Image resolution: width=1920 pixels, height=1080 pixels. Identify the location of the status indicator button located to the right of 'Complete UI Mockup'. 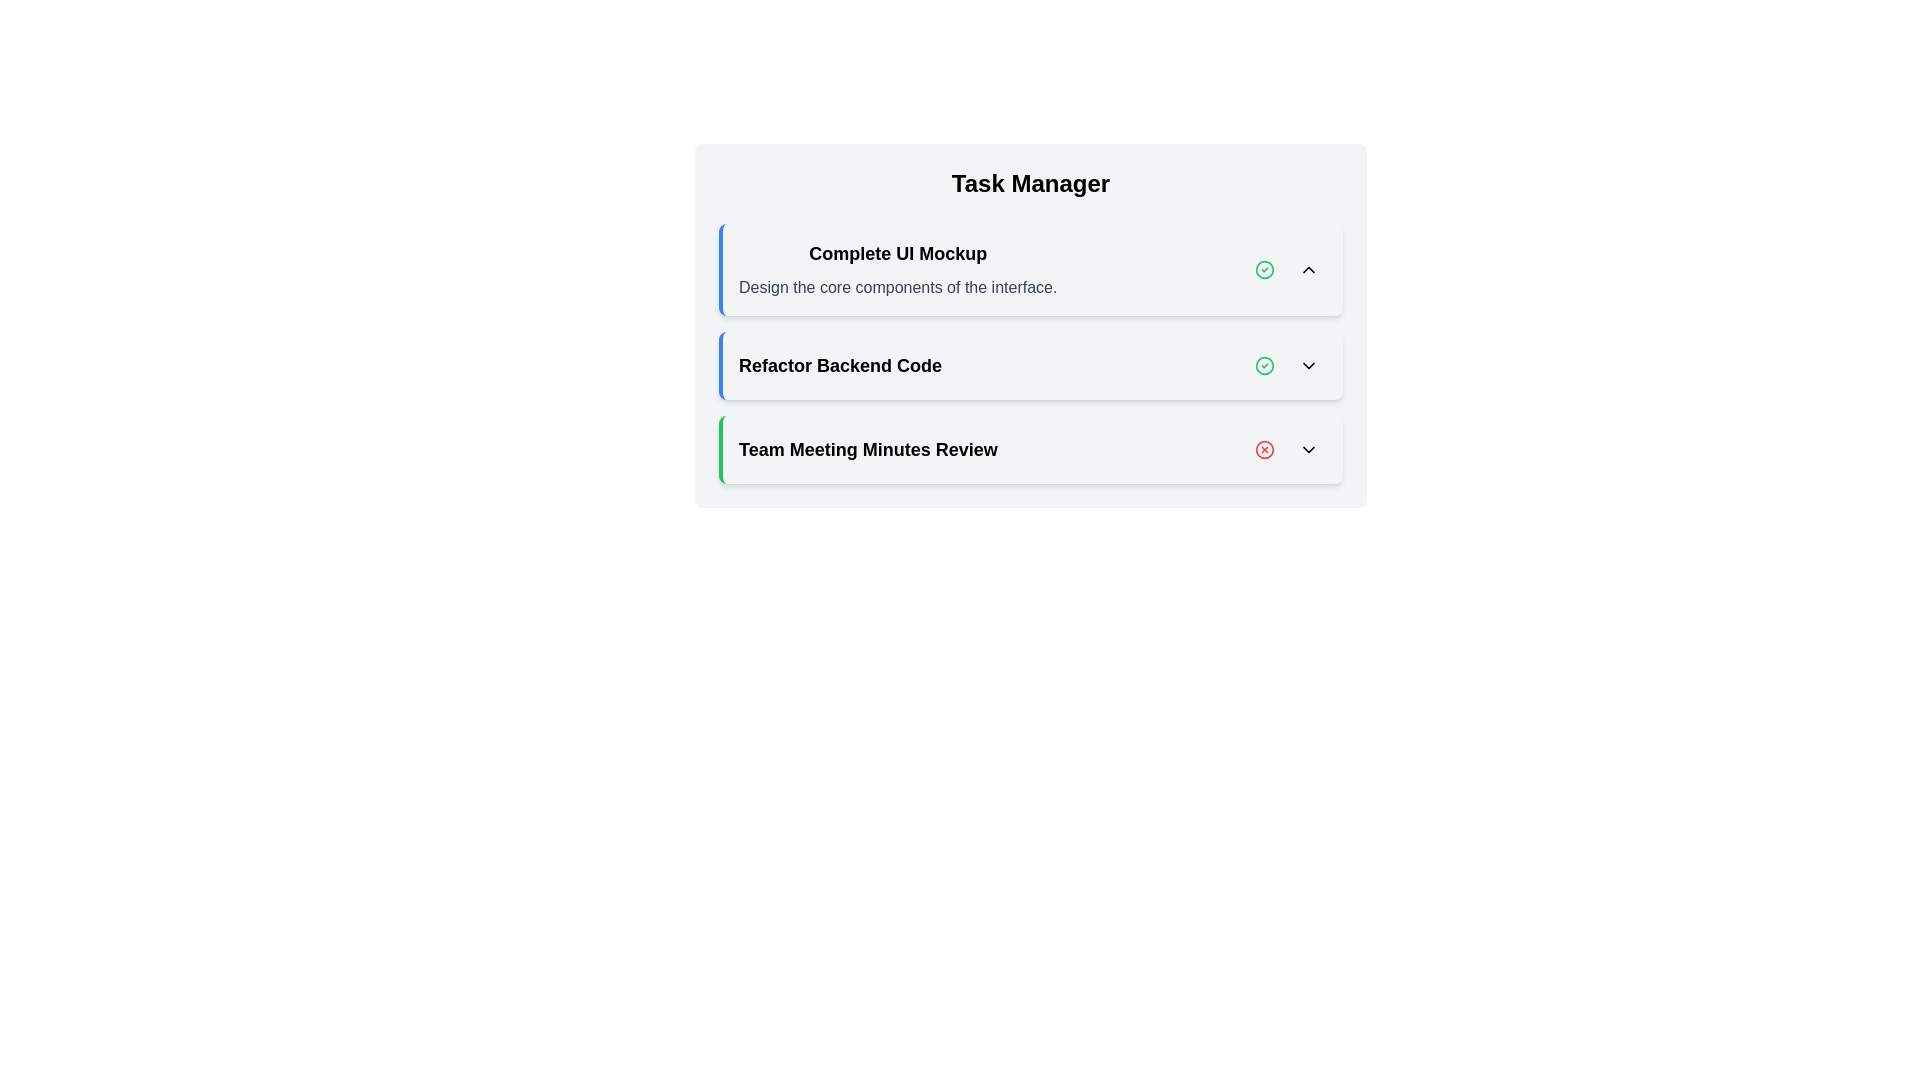
(1264, 270).